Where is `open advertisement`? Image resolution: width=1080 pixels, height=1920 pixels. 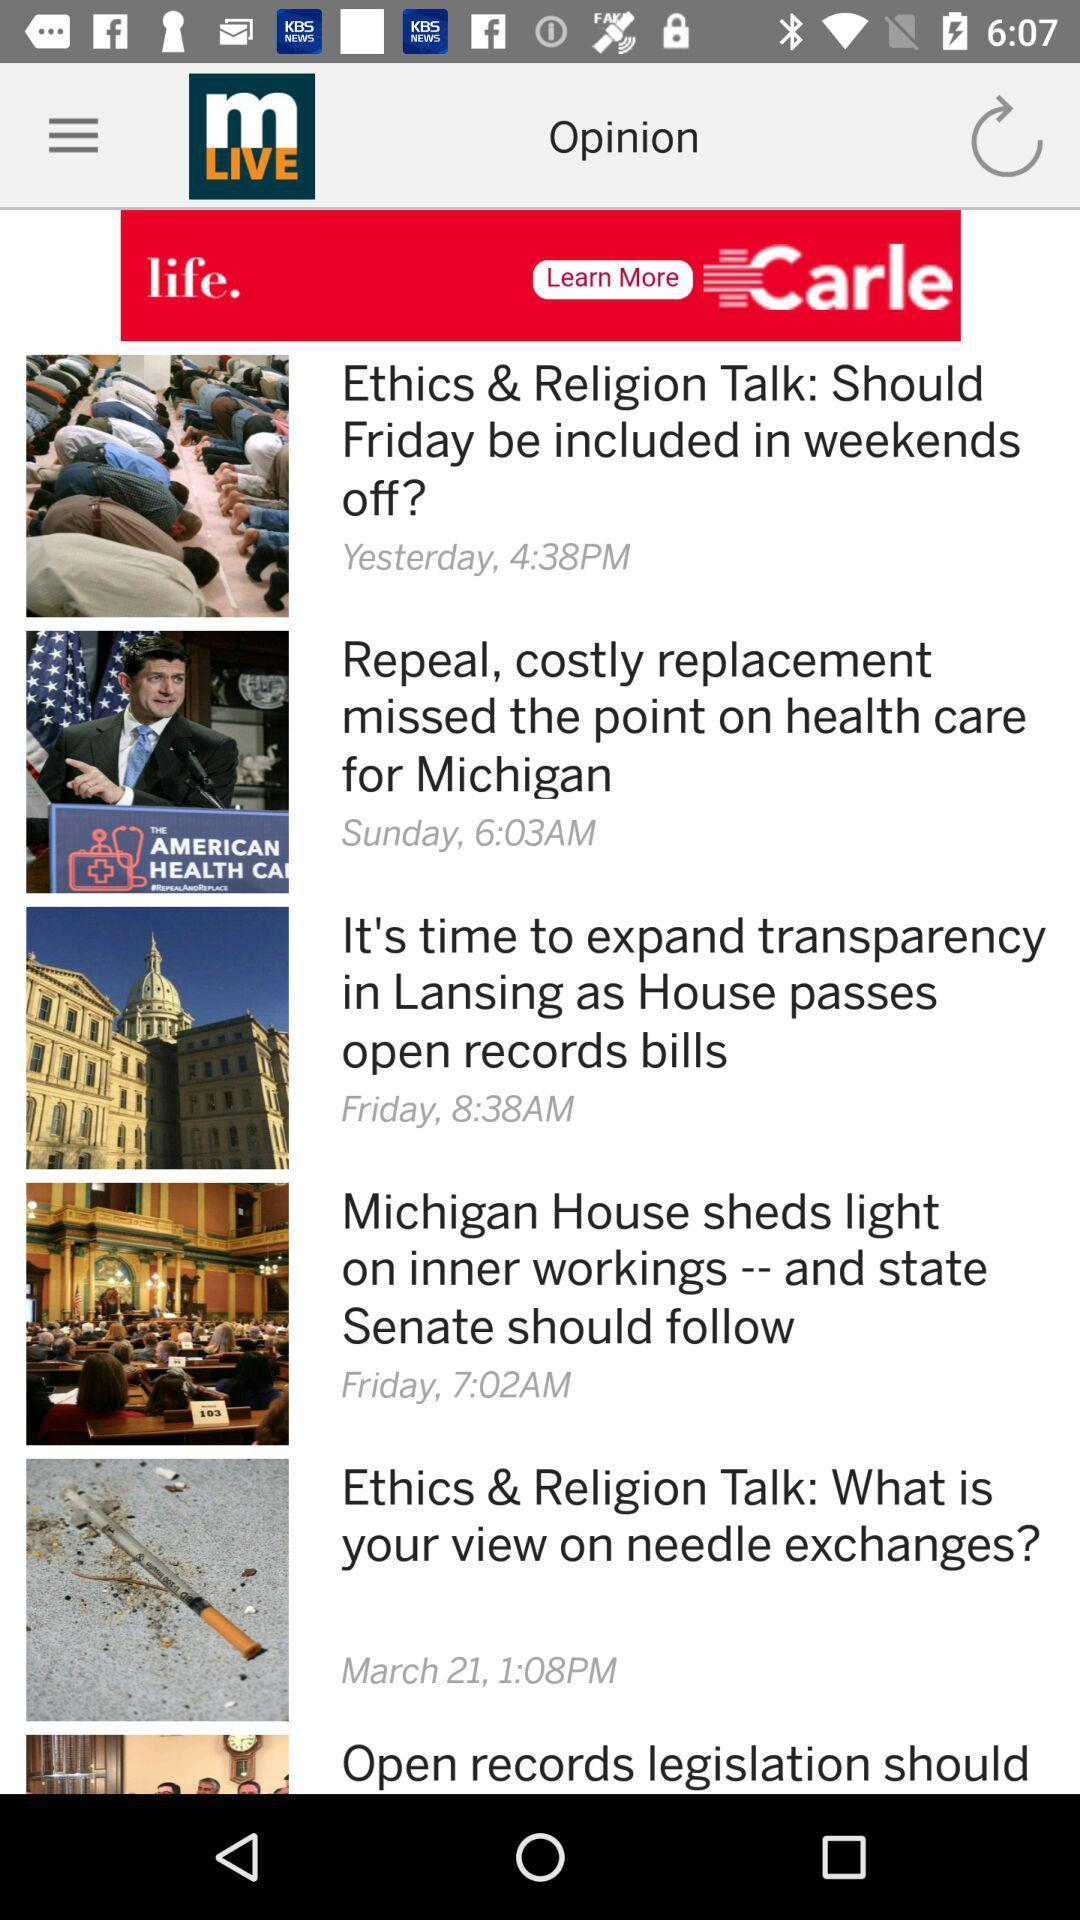 open advertisement is located at coordinates (540, 274).